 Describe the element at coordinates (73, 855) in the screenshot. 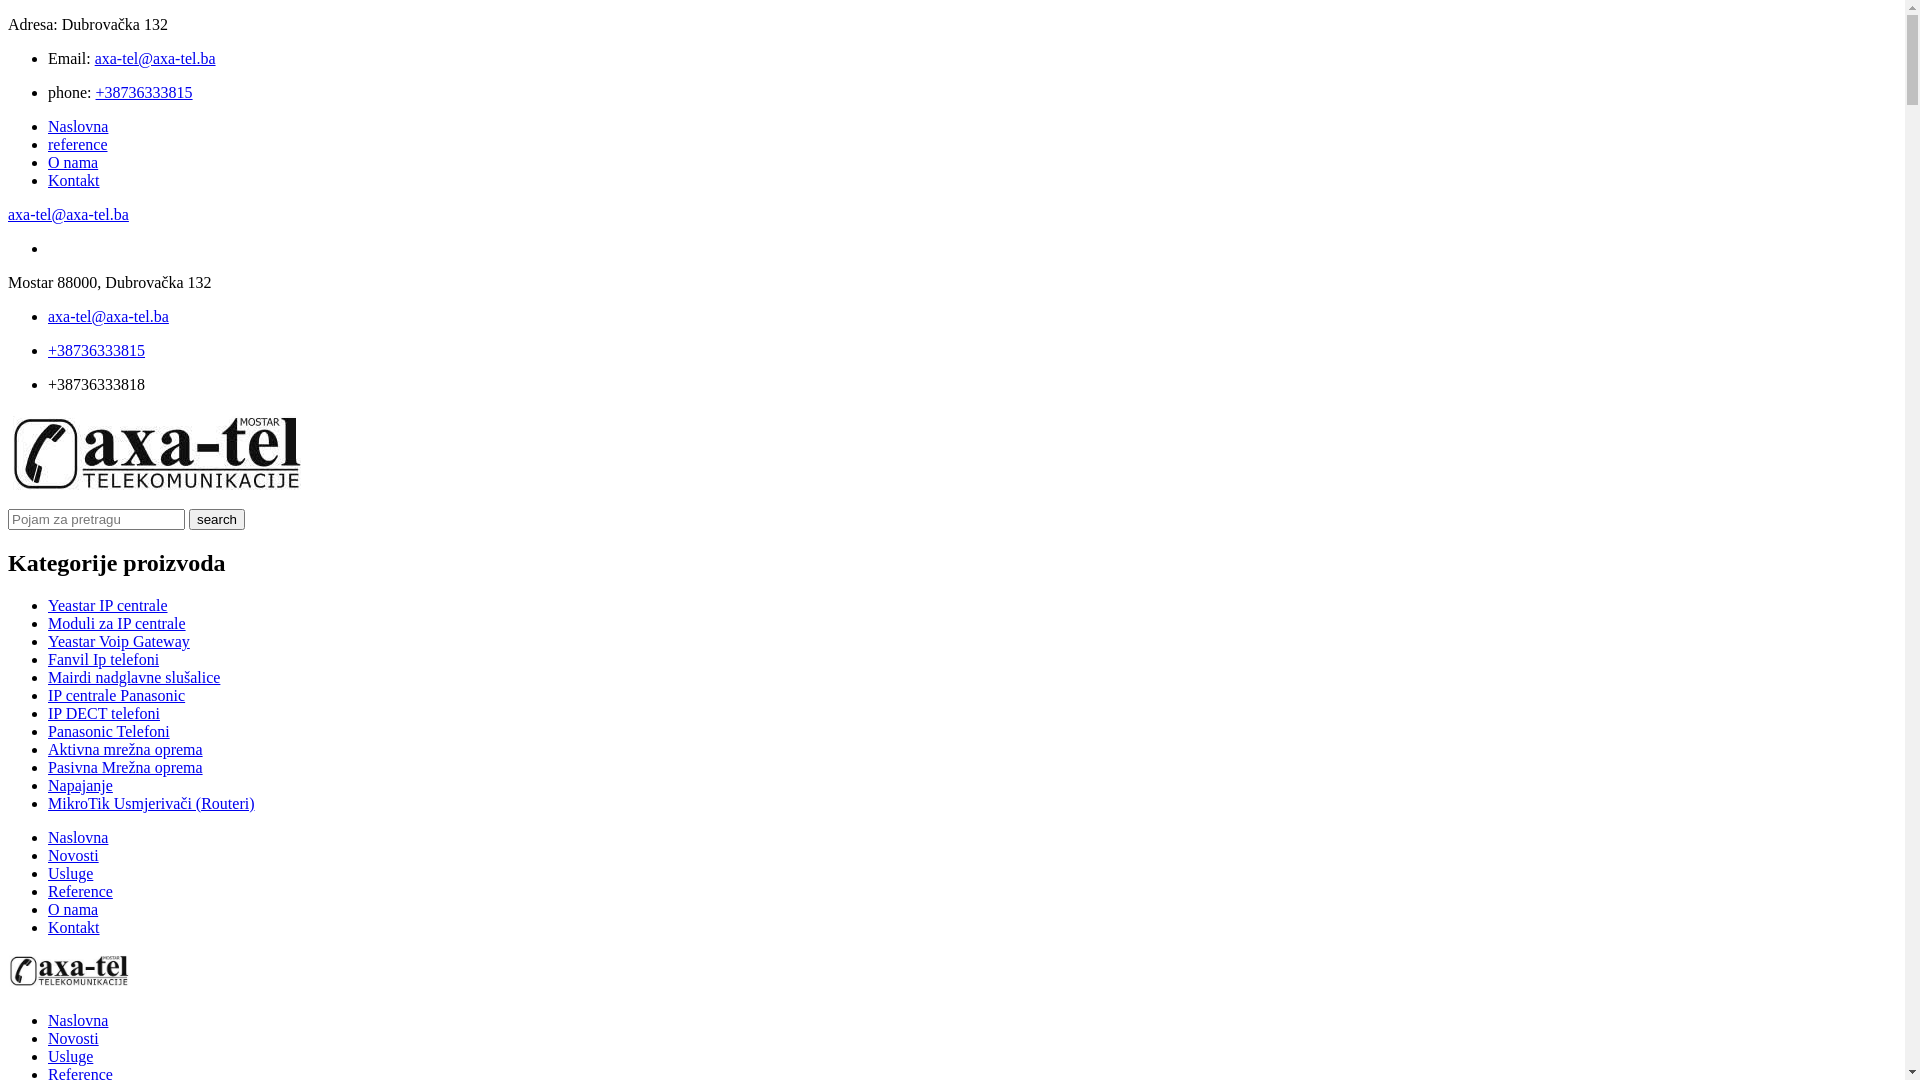

I see `'Novosti'` at that location.